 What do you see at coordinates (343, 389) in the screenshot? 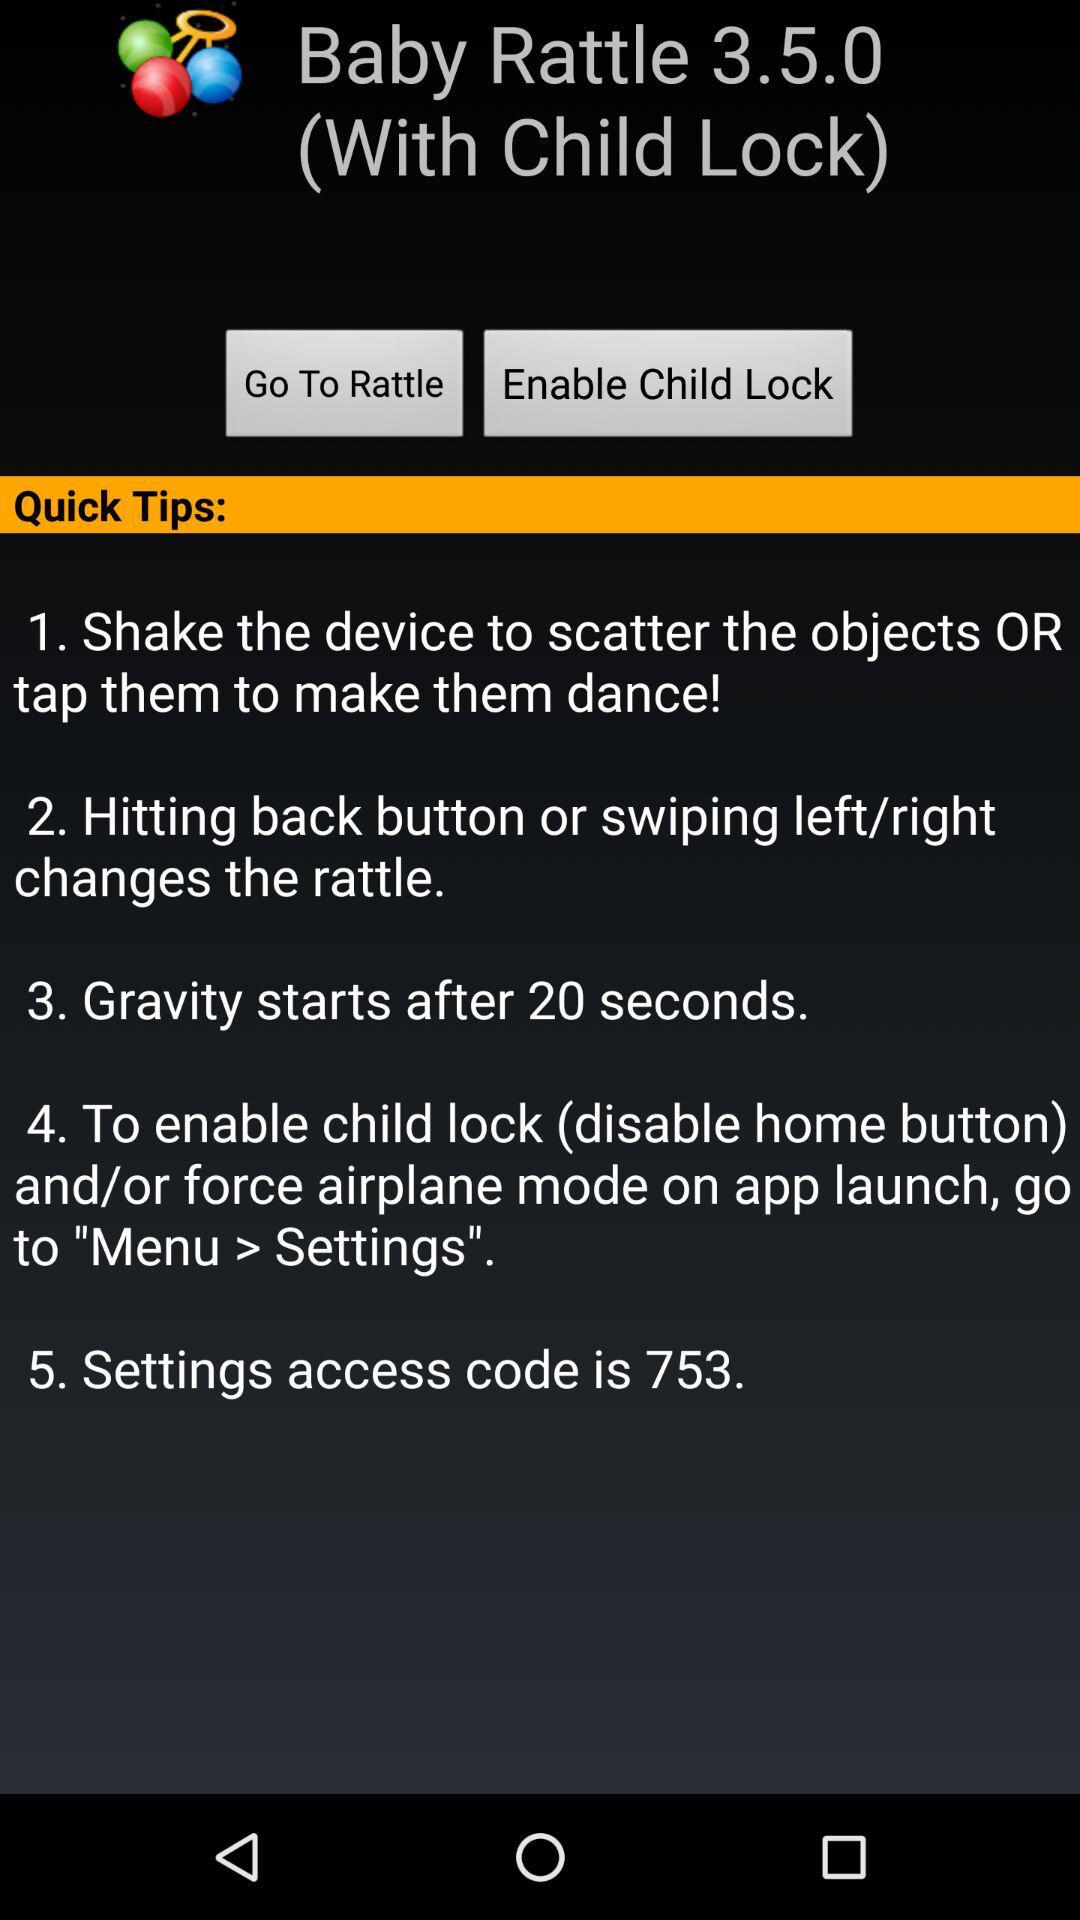
I see `app below baby rattle 3` at bounding box center [343, 389].